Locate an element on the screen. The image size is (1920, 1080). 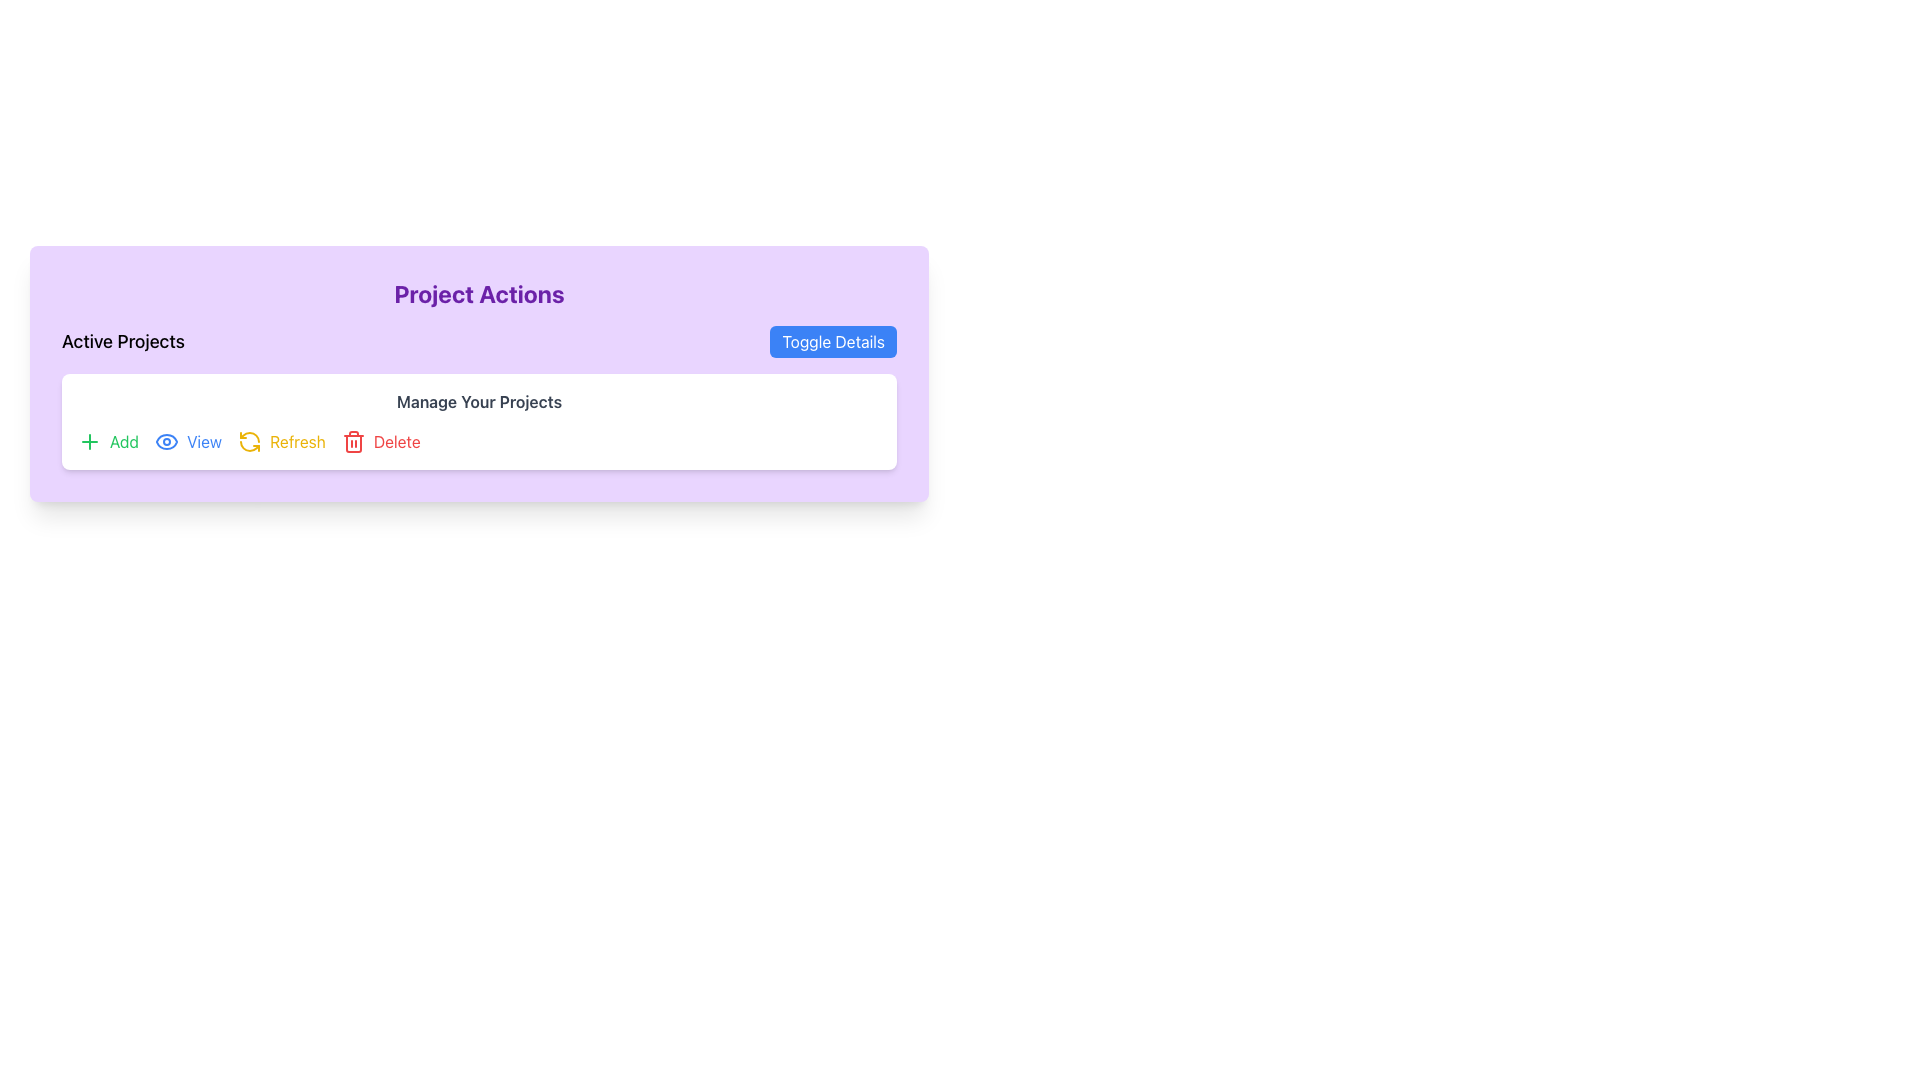
the refresh button in the 'Active Projects' toolbar is located at coordinates (280, 441).